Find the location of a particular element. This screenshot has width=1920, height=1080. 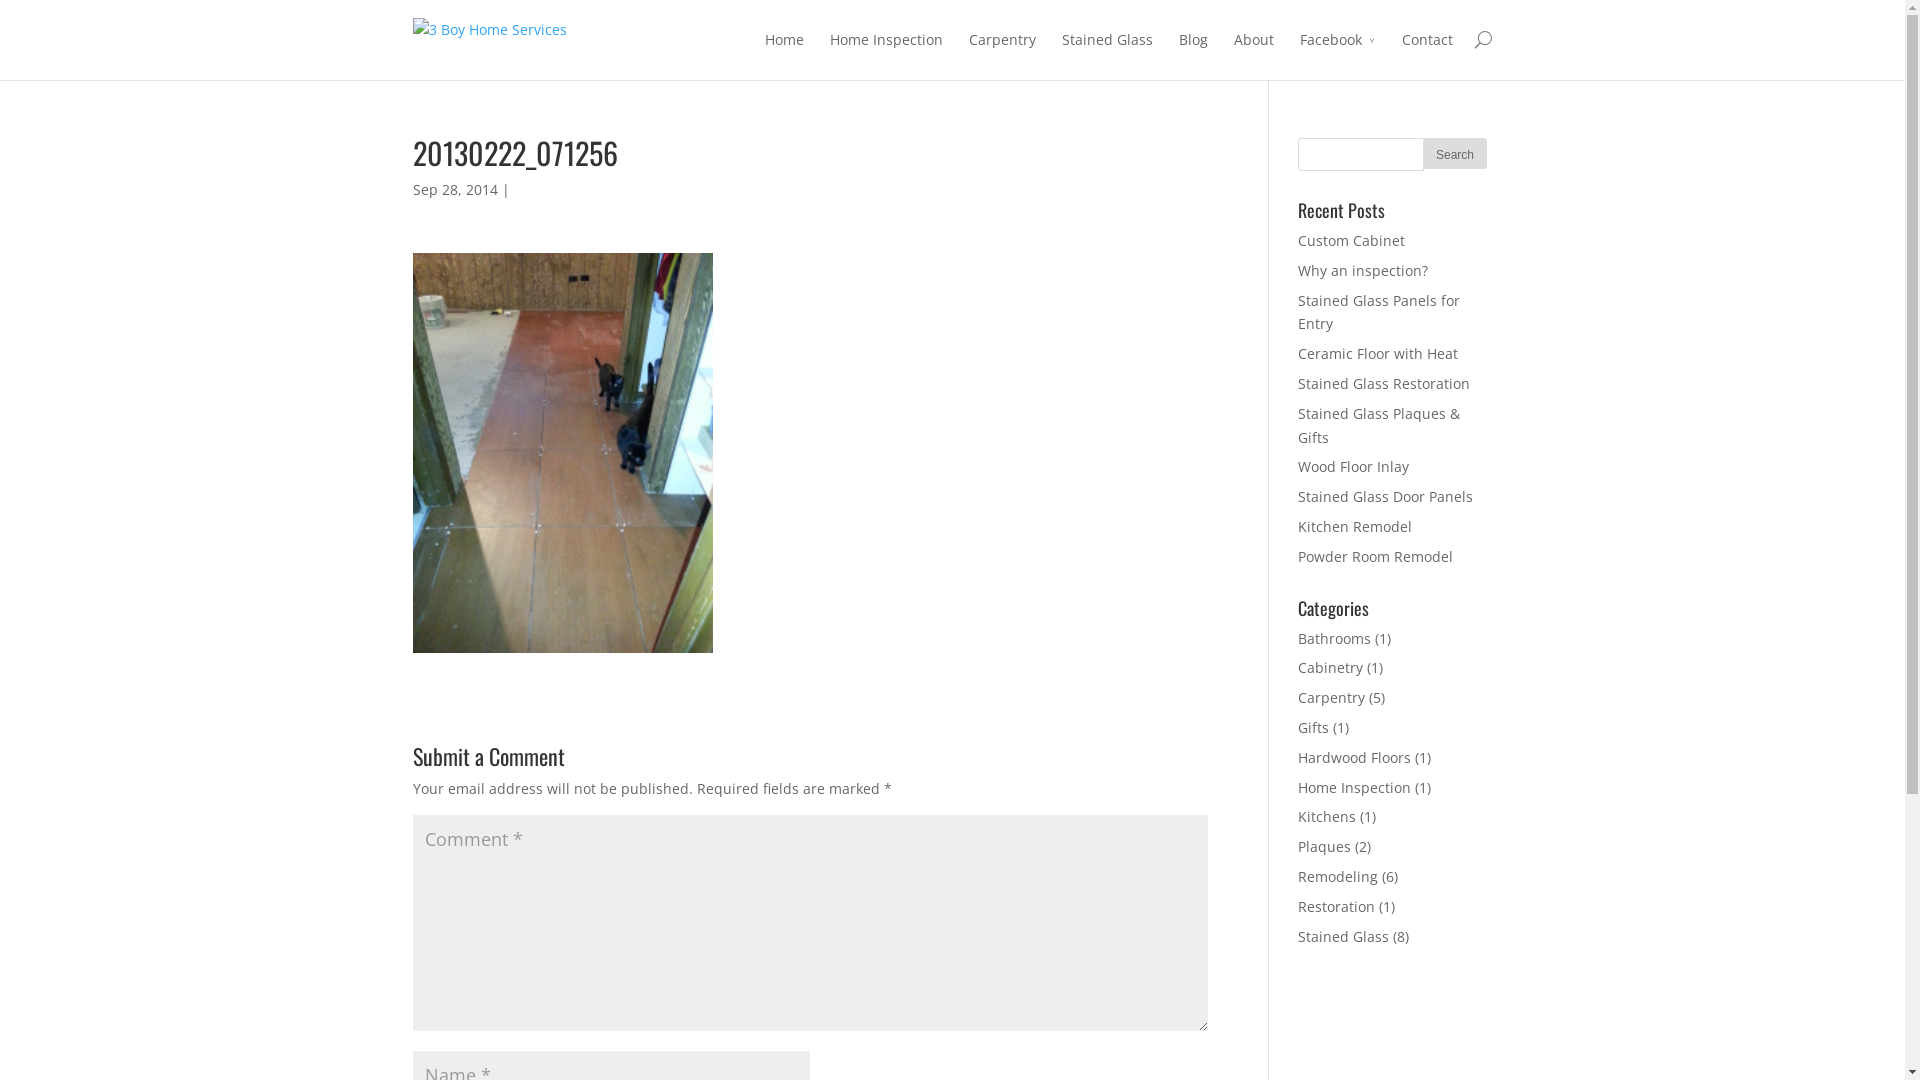

'Custom Cabinet' is located at coordinates (1351, 239).